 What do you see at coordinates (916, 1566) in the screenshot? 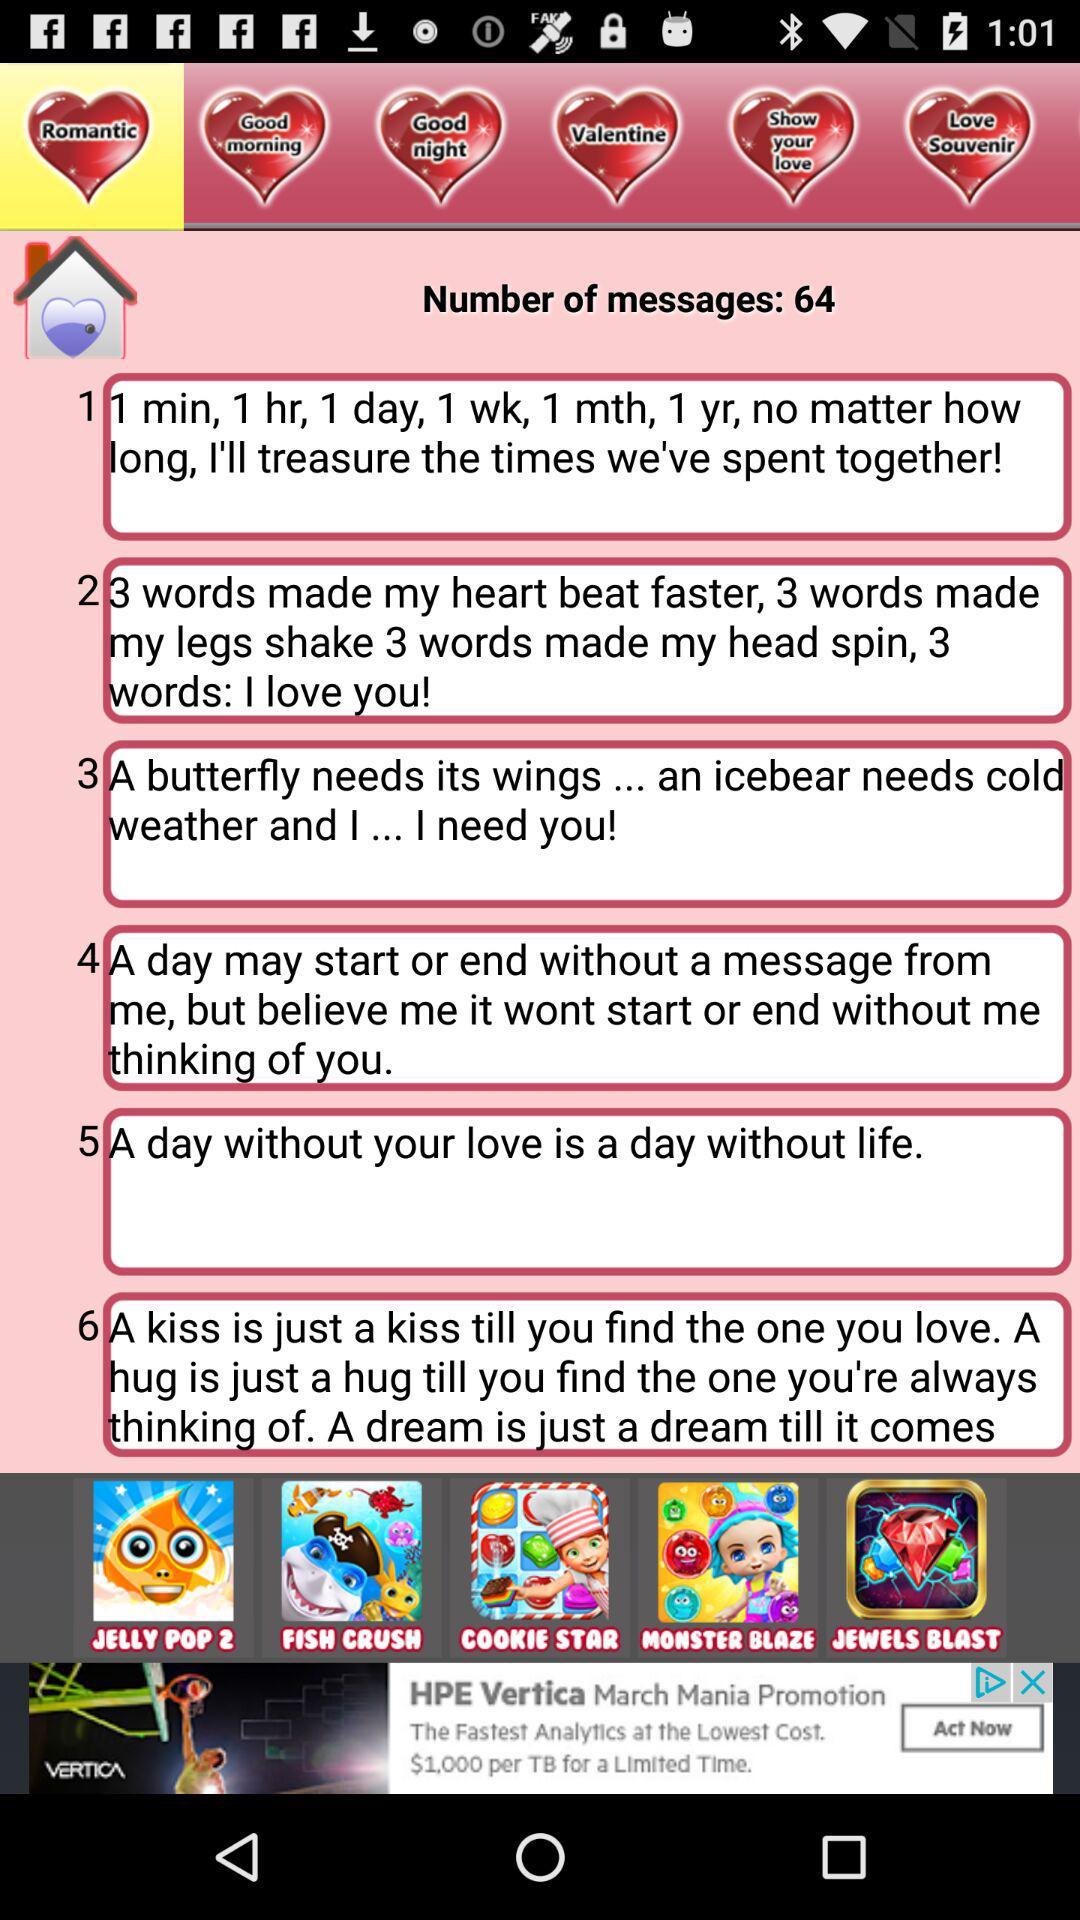
I see `click for jewels blast` at bounding box center [916, 1566].